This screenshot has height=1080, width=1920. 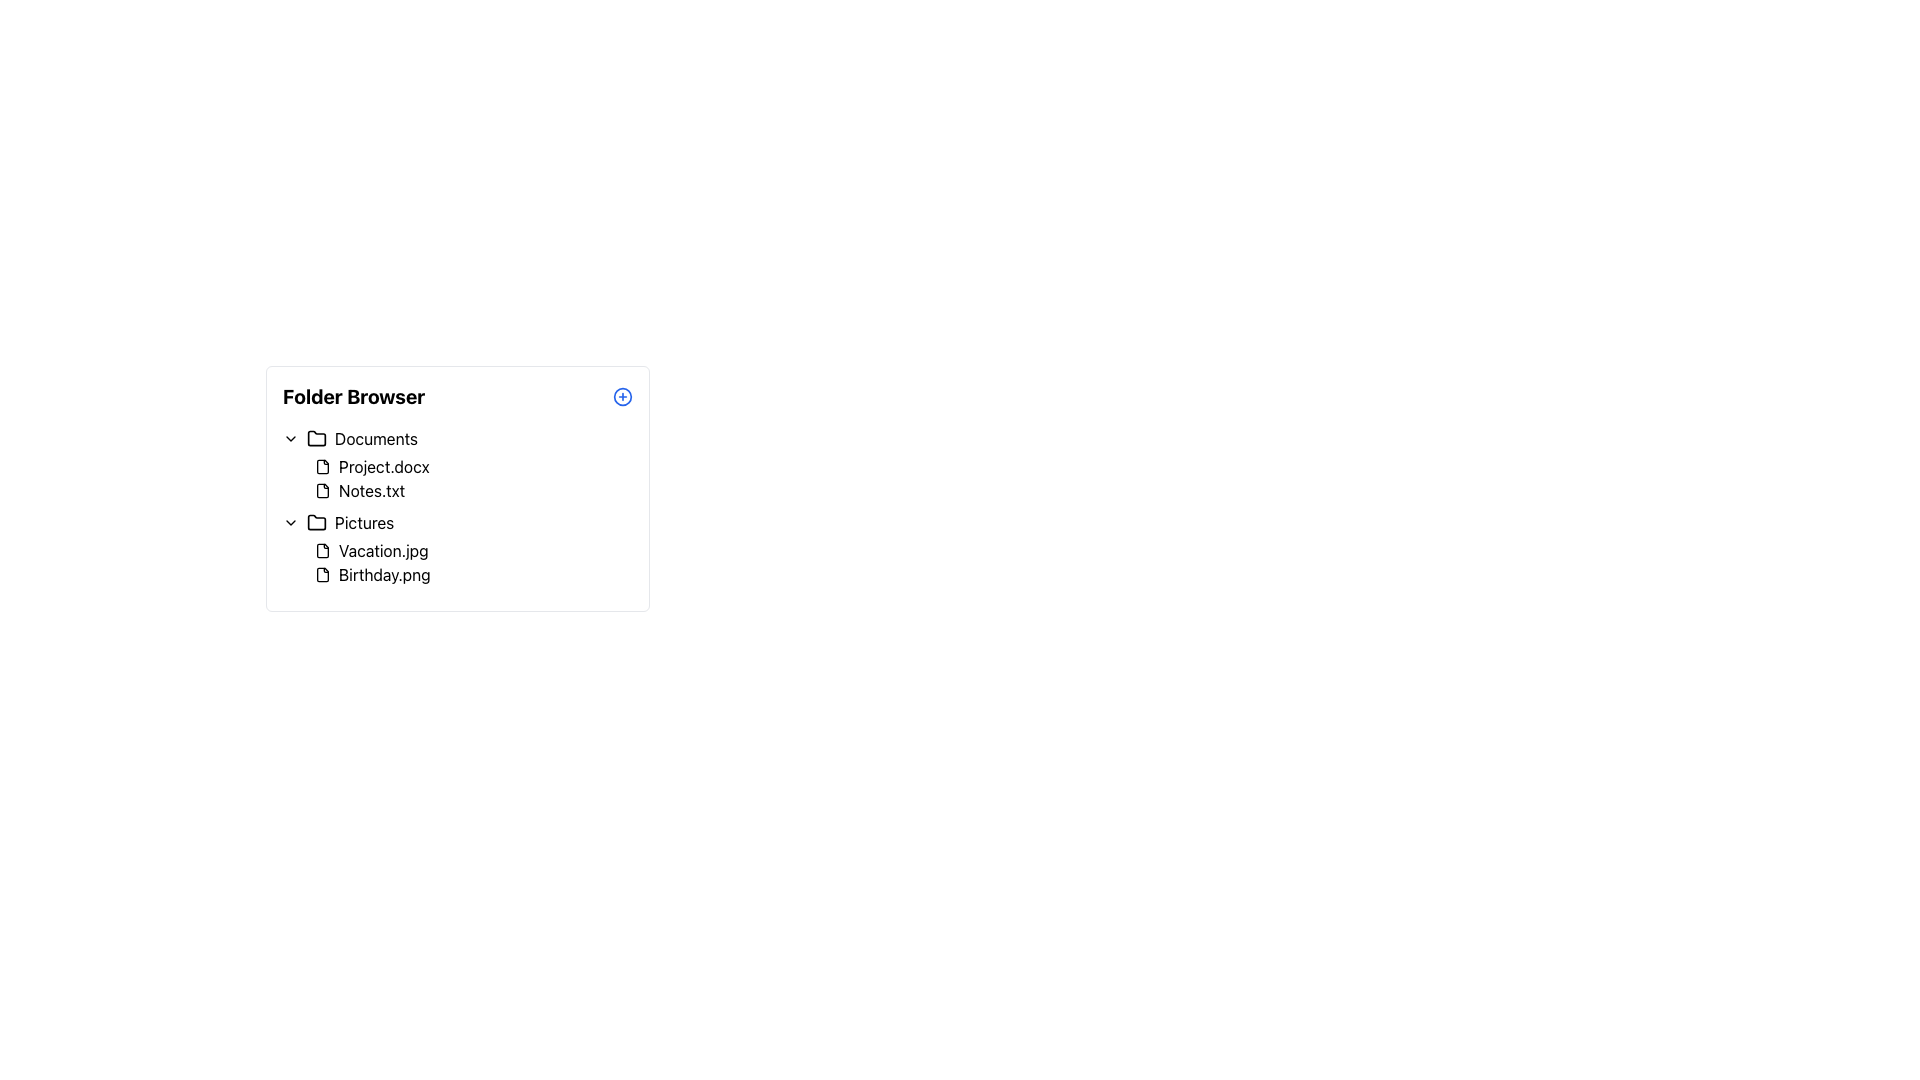 What do you see at coordinates (322, 466) in the screenshot?
I see `the file icon representing 'Project.docx', which is uniquely identified as being to the left of the text in the 'Documents' list under the 'Folder Browser' header` at bounding box center [322, 466].